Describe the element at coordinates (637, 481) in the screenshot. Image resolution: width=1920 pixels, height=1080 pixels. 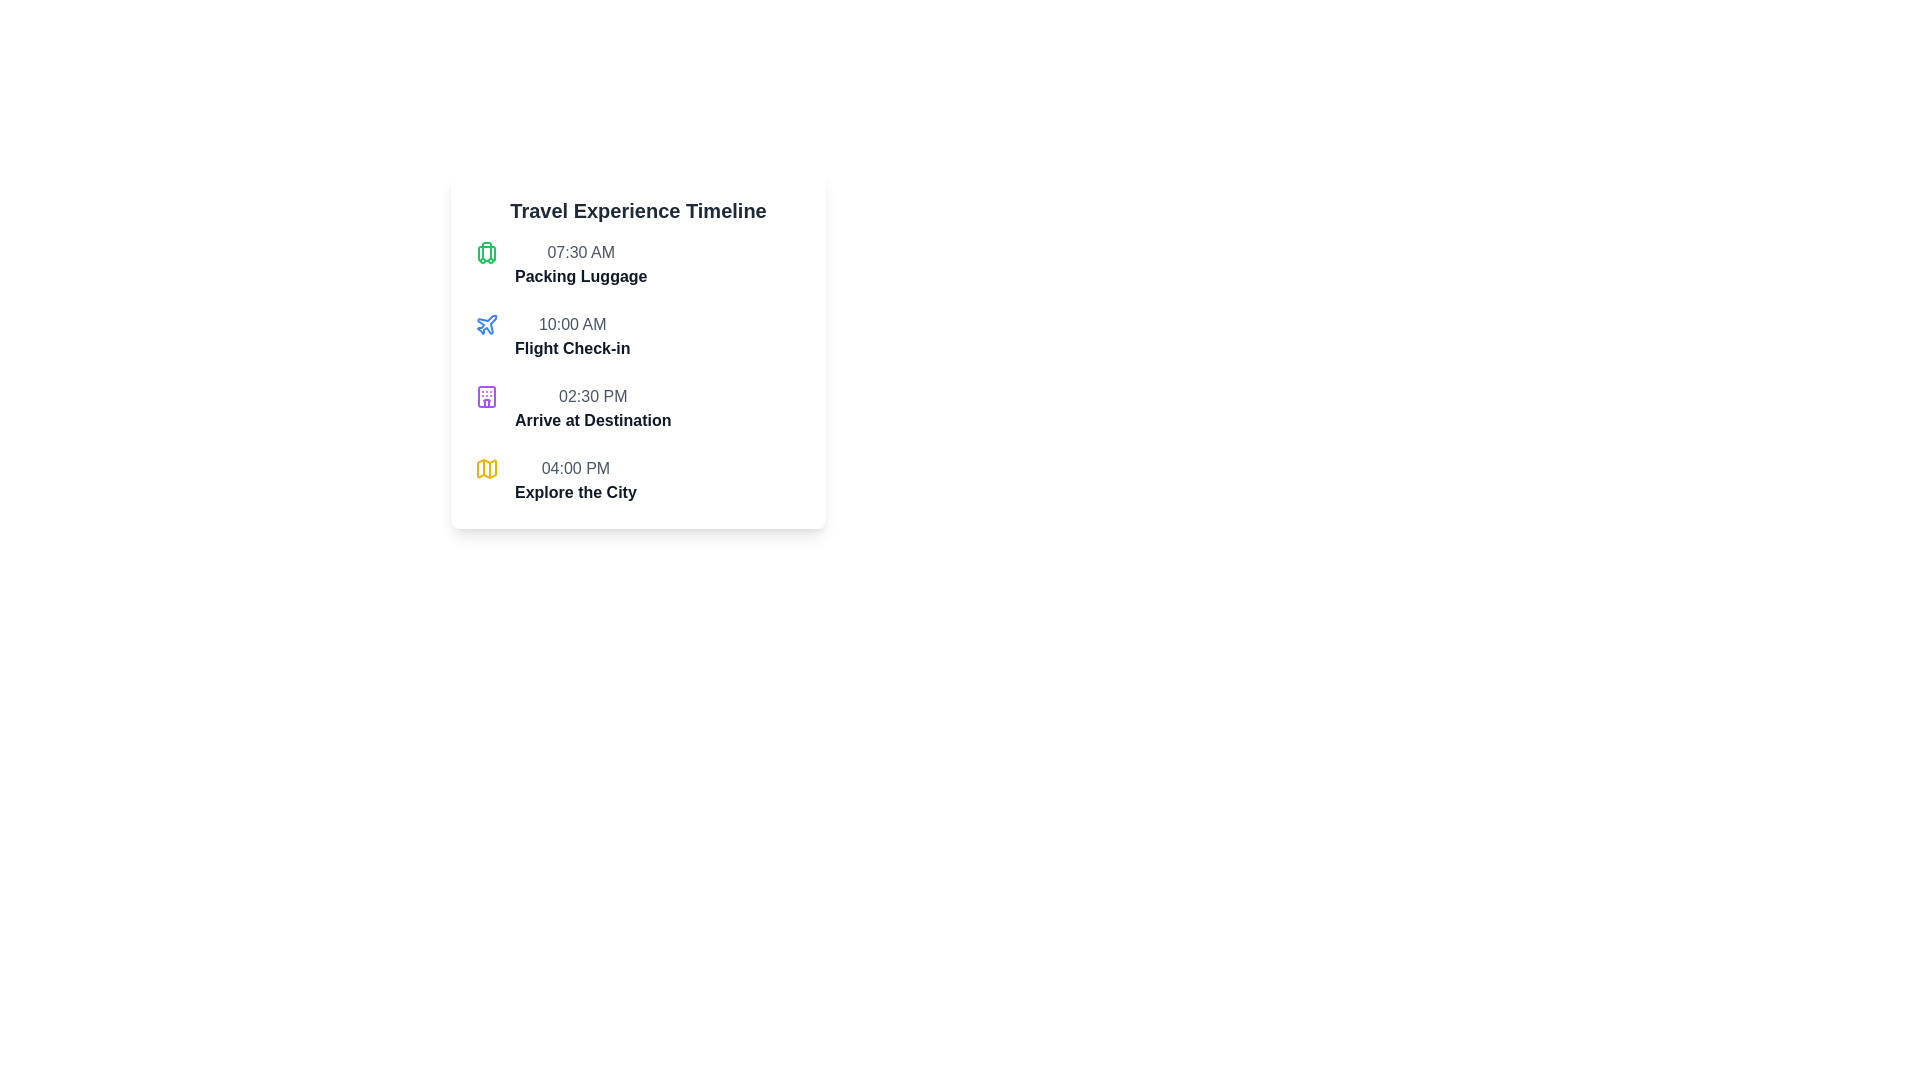
I see `the timeline item representing the event scheduled for '04:00 PM' with the title 'Explore the City', which is the fourth element in the vertical list of the timeline` at that location.